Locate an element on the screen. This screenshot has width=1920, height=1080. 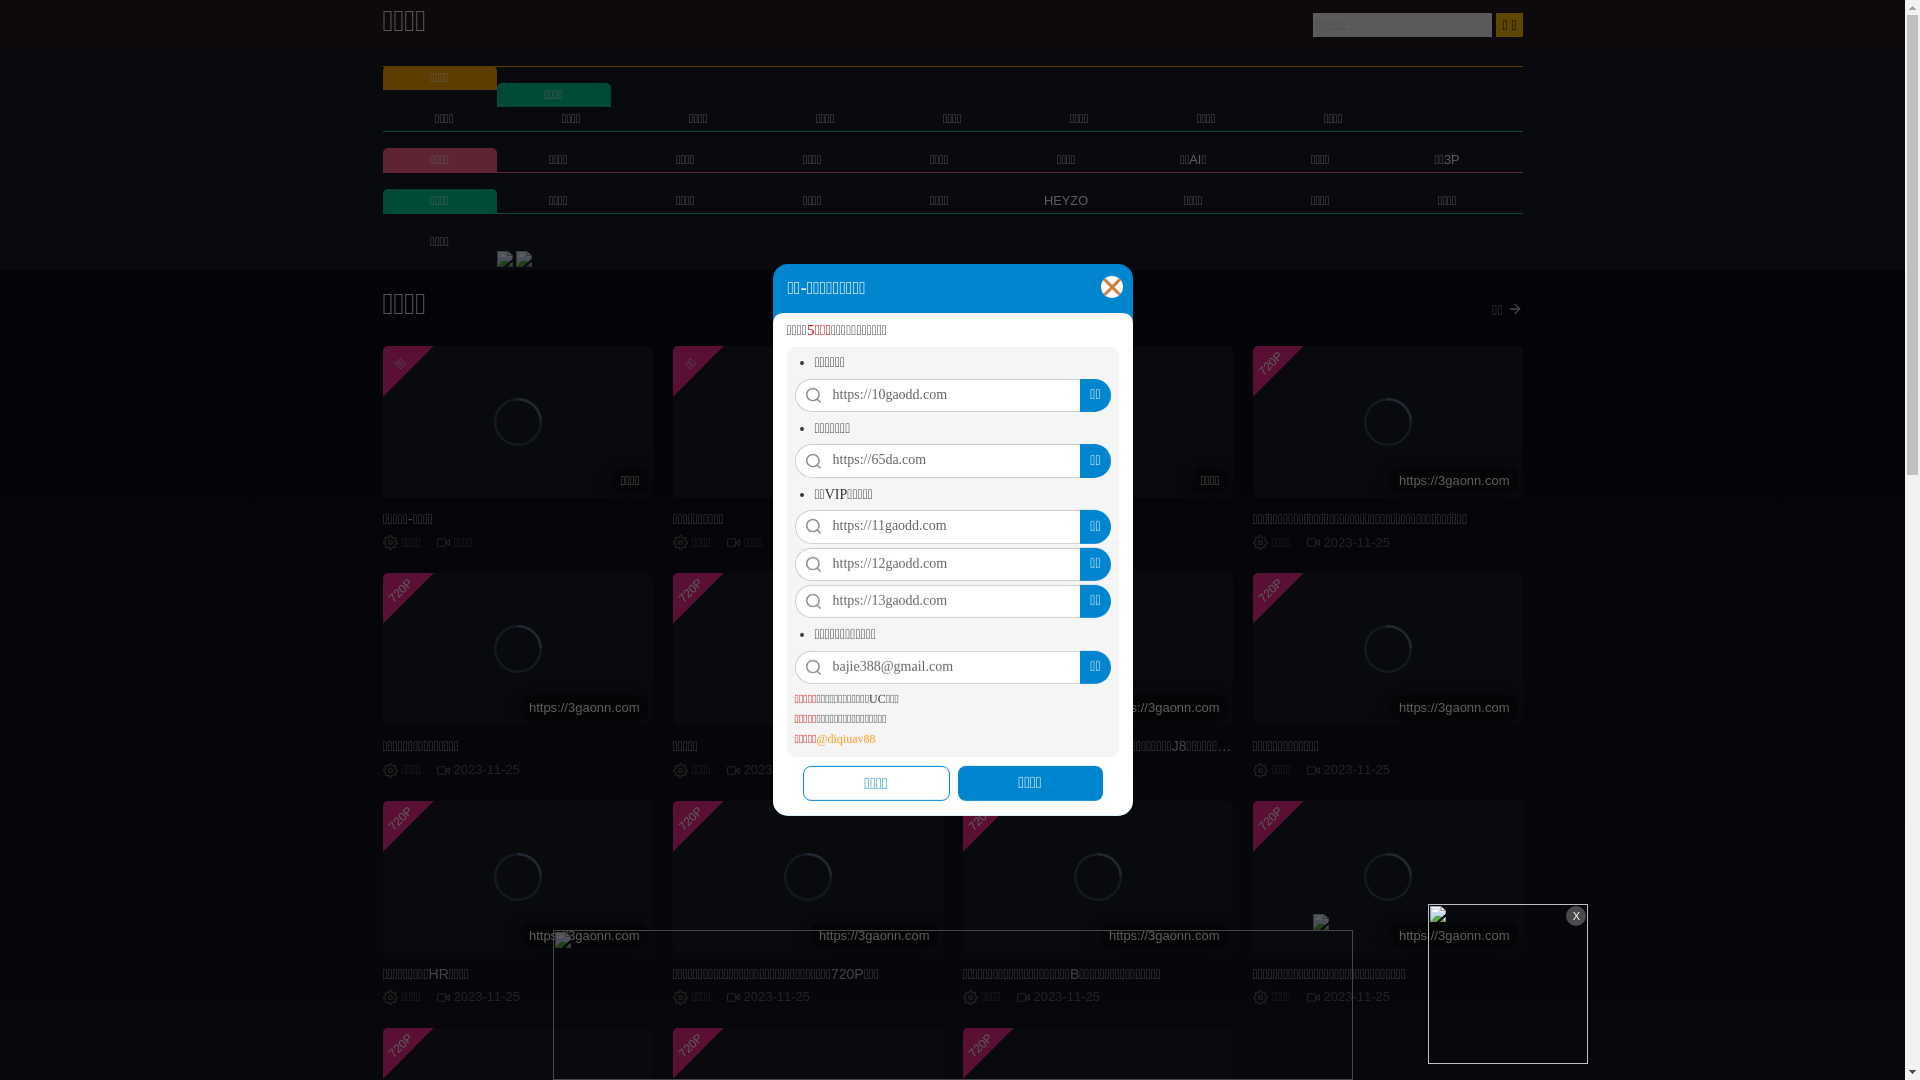
'HEYZO' is located at coordinates (1064, 200).